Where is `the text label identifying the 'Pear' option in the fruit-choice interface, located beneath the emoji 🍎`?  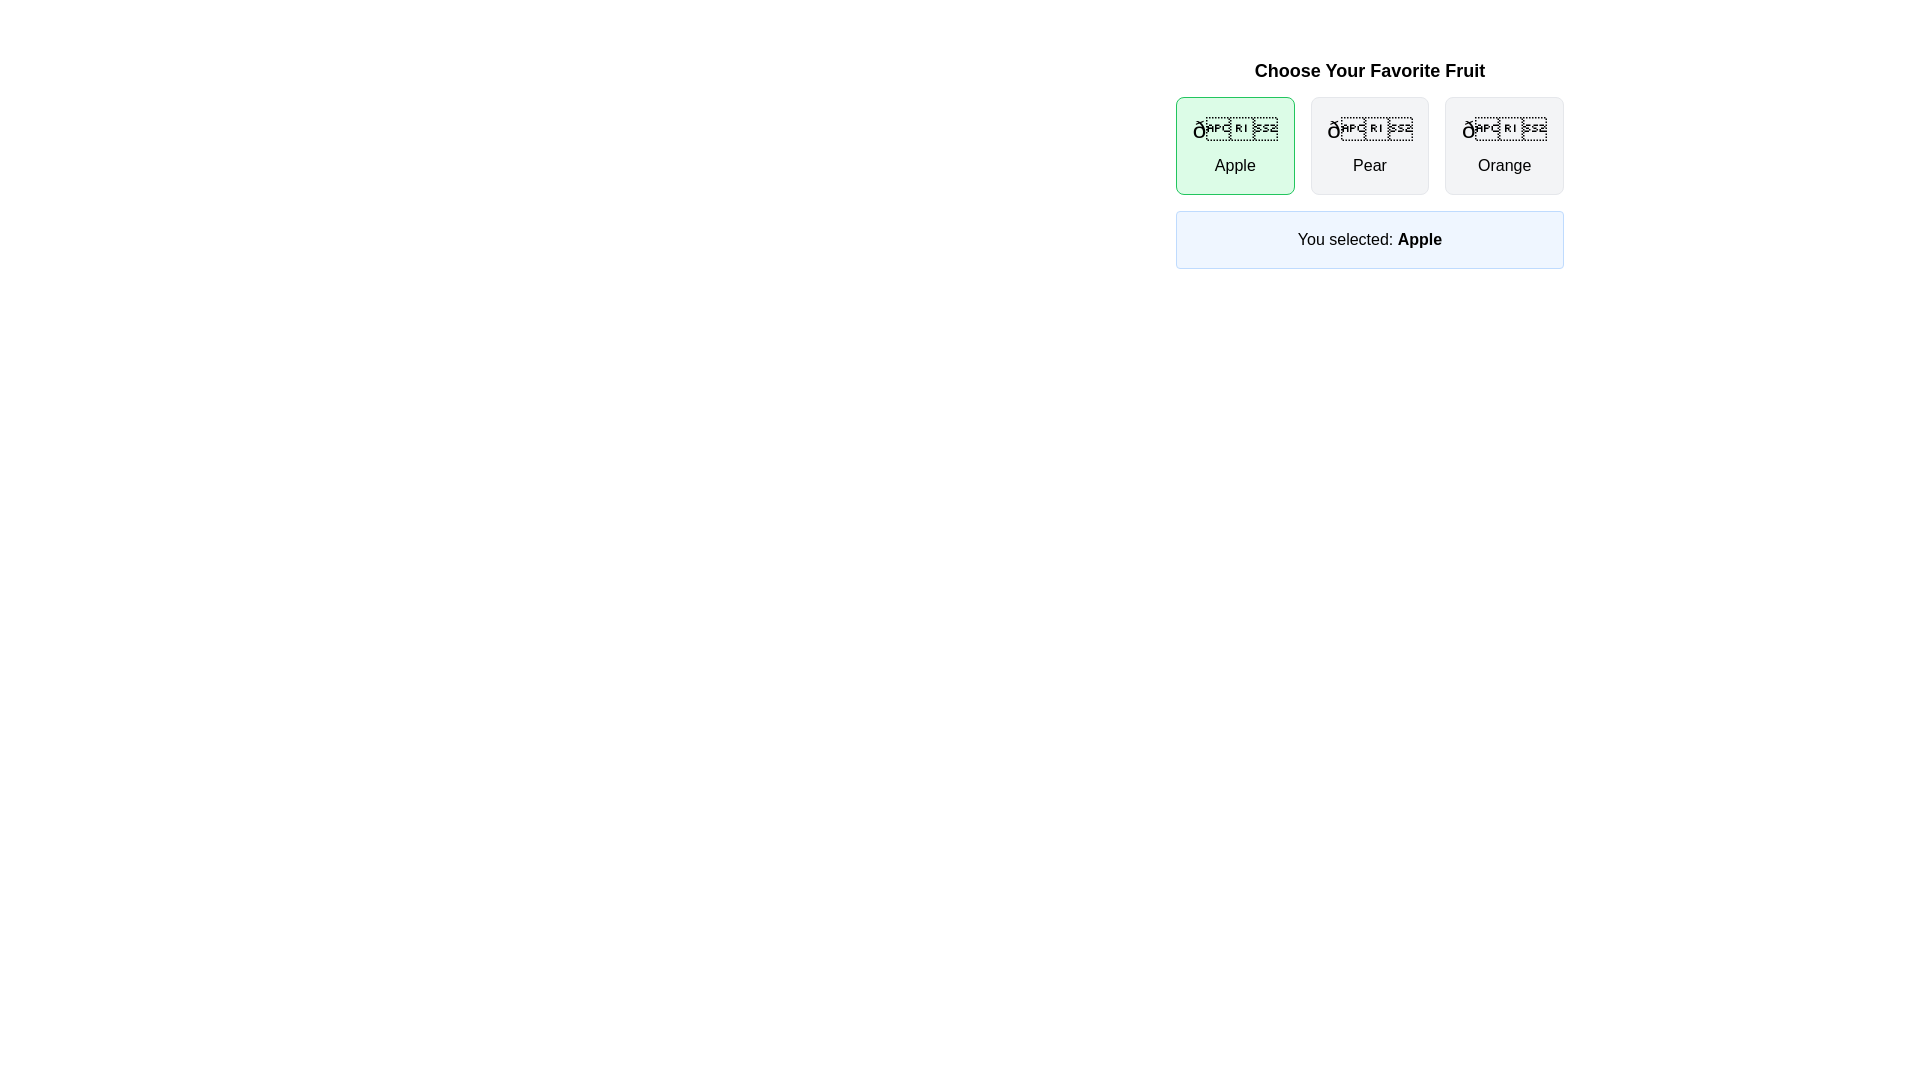
the text label identifying the 'Pear' option in the fruit-choice interface, located beneath the emoji 🍎 is located at coordinates (1368, 164).